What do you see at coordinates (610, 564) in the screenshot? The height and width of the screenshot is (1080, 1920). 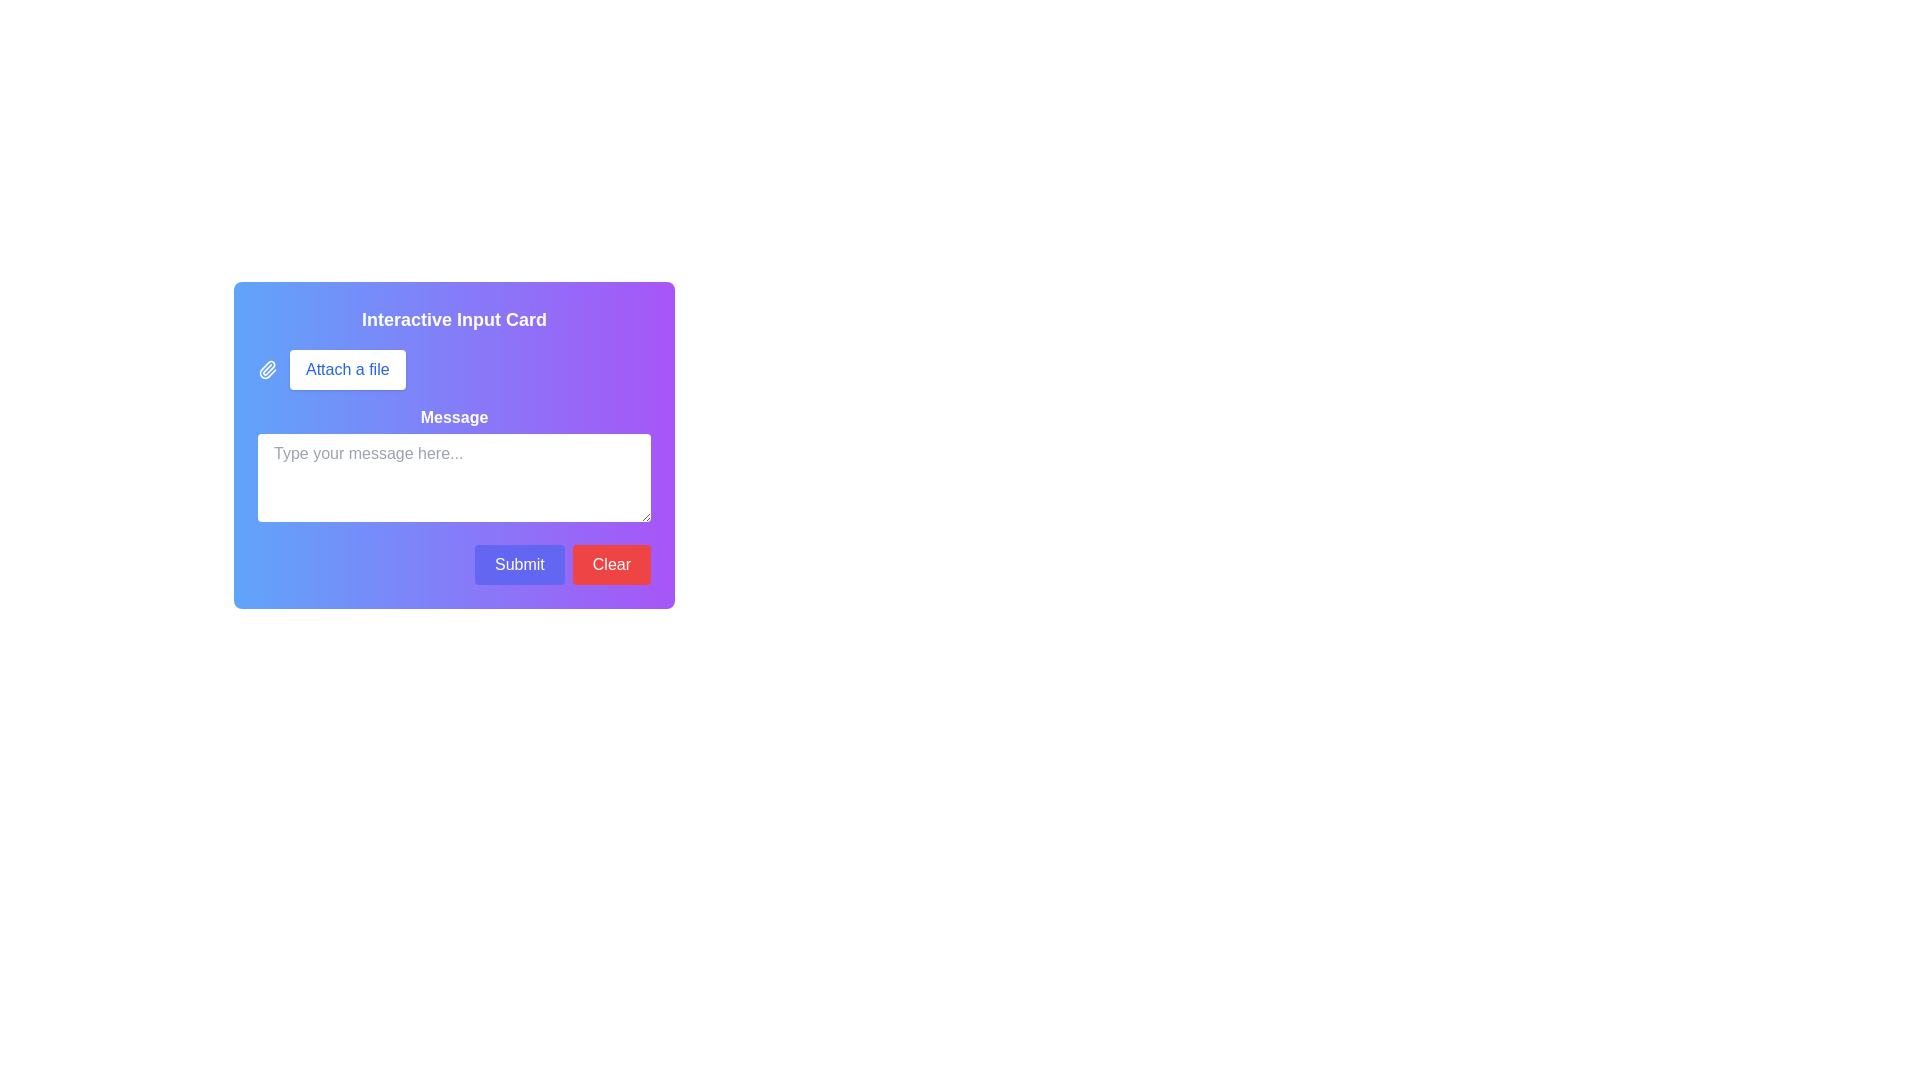 I see `the 'Clear' button located at the bottom-right corner of the card layout, adjacent to the 'Submit' button, to reset the input fields` at bounding box center [610, 564].